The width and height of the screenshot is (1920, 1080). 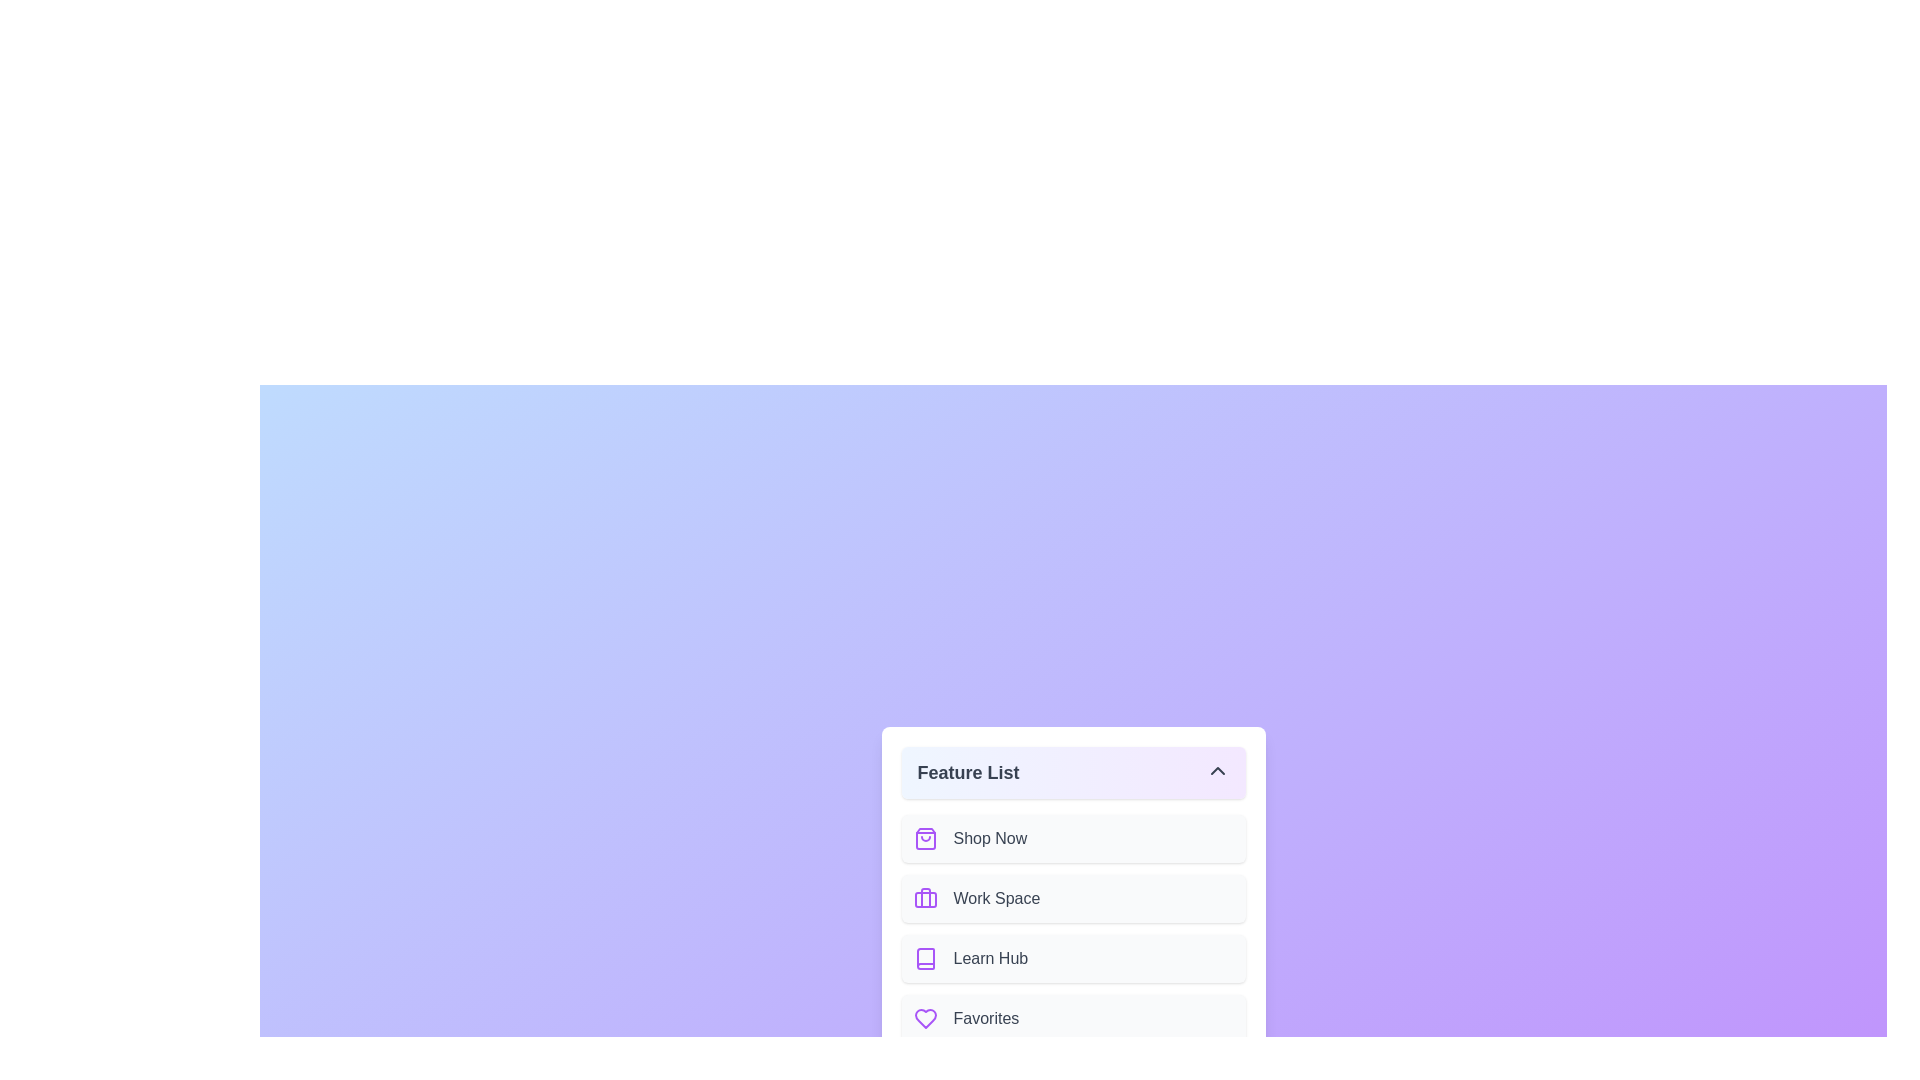 What do you see at coordinates (1072, 839) in the screenshot?
I see `the feature Shop Now from the list` at bounding box center [1072, 839].